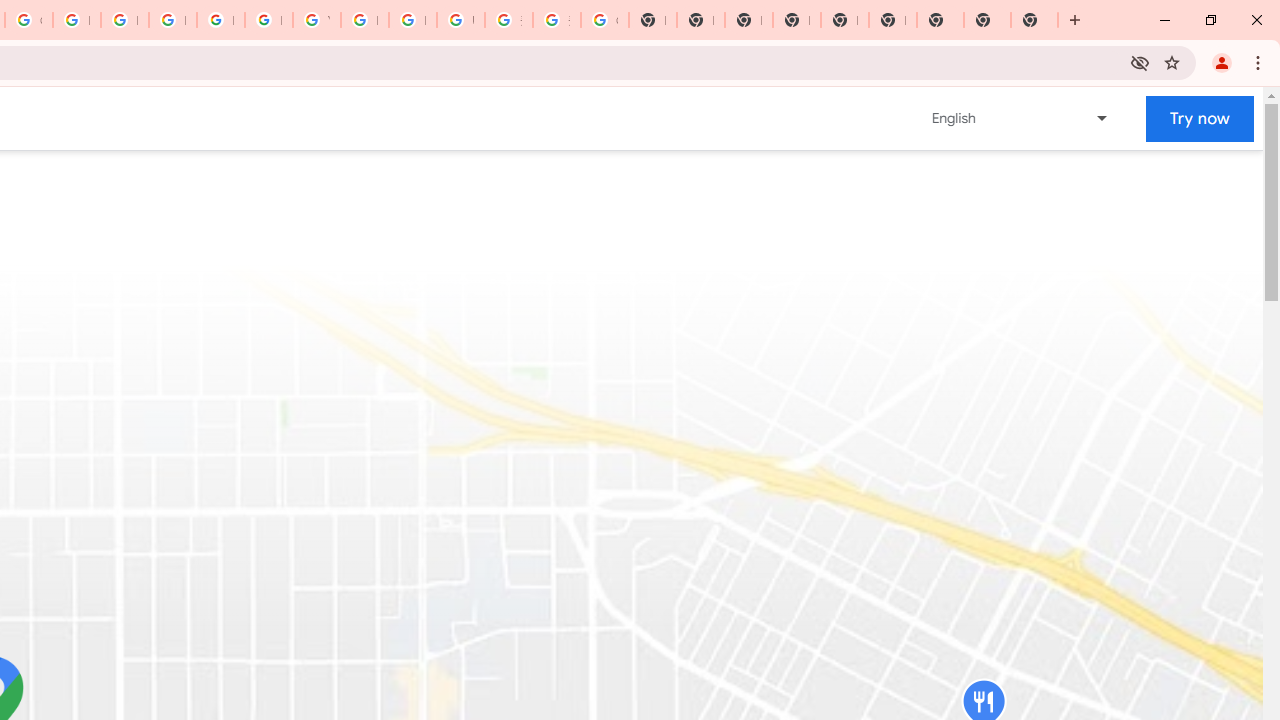  I want to click on 'Privacy Help Center - Policies Help', so click(123, 20).